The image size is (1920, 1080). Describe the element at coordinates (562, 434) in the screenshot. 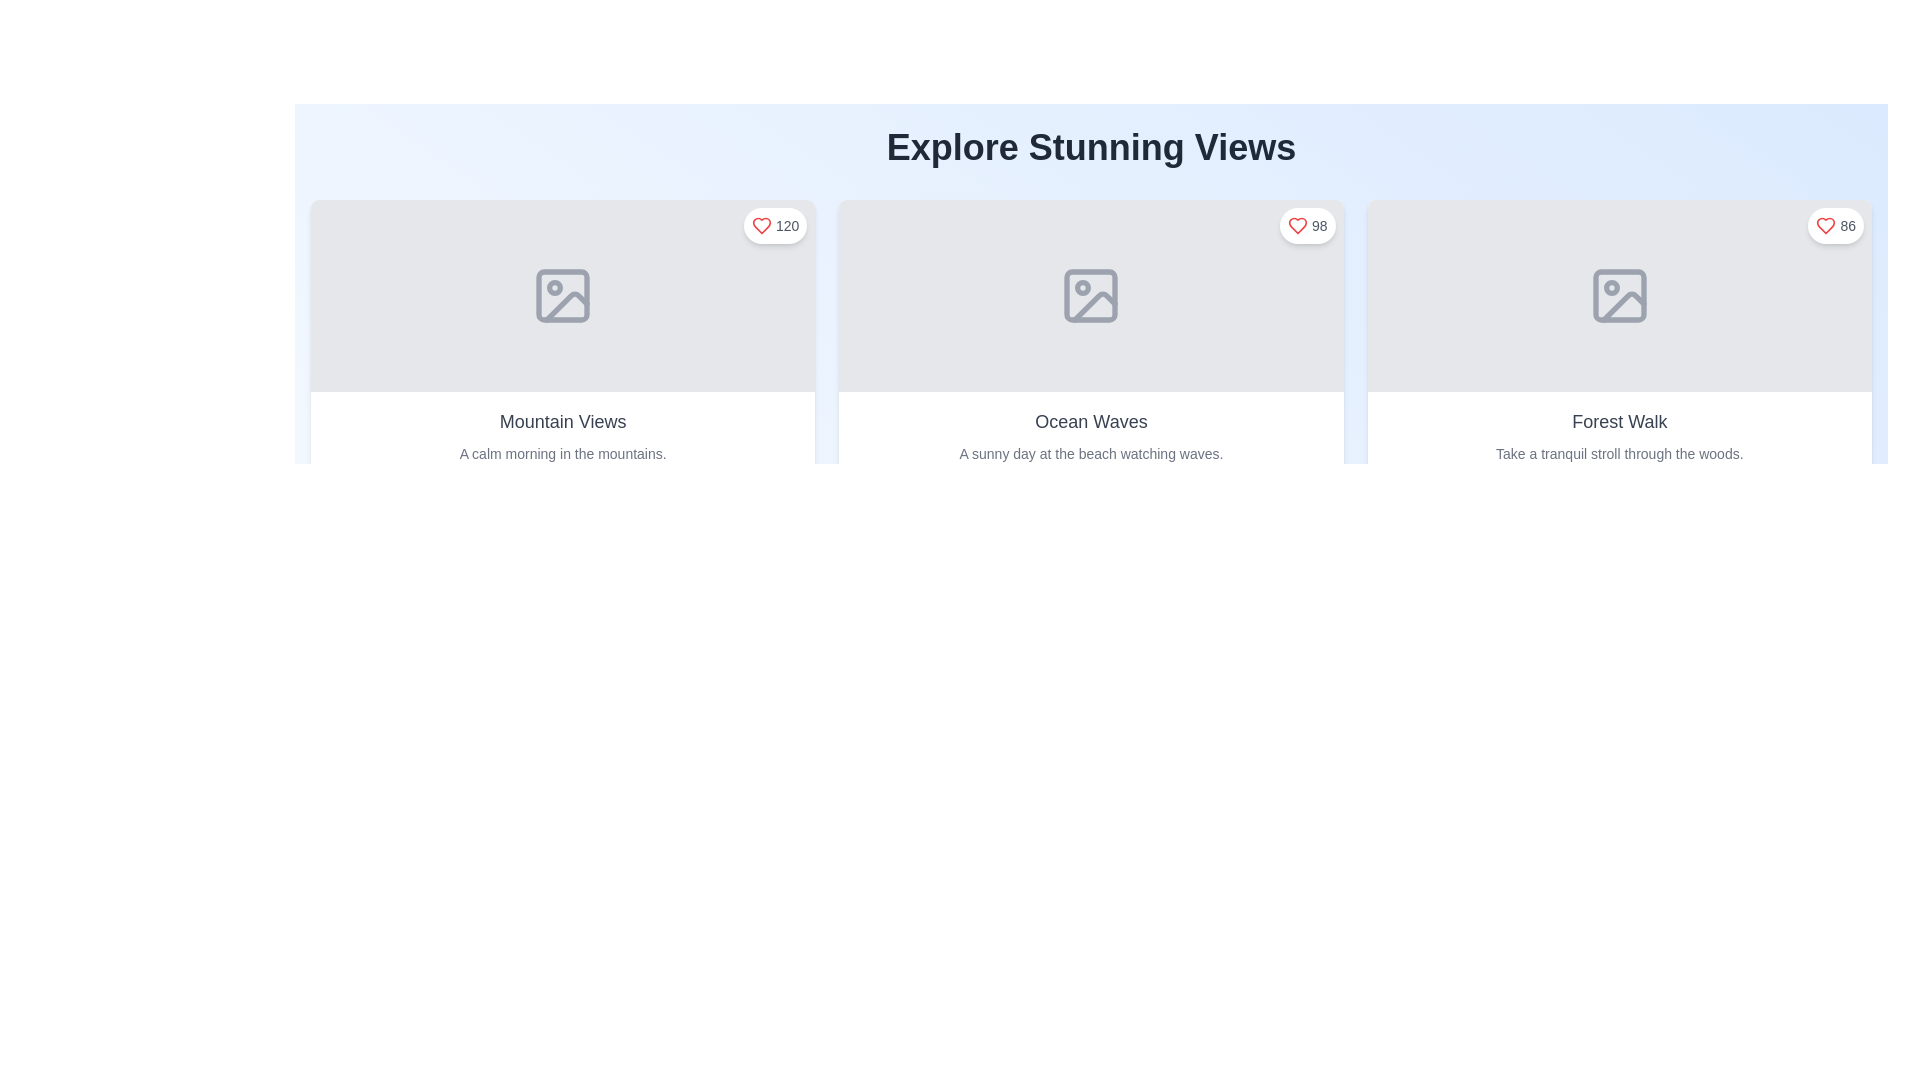

I see `the Text block located at the bottom of the first card in a horizontally arranged grid of cards` at that location.